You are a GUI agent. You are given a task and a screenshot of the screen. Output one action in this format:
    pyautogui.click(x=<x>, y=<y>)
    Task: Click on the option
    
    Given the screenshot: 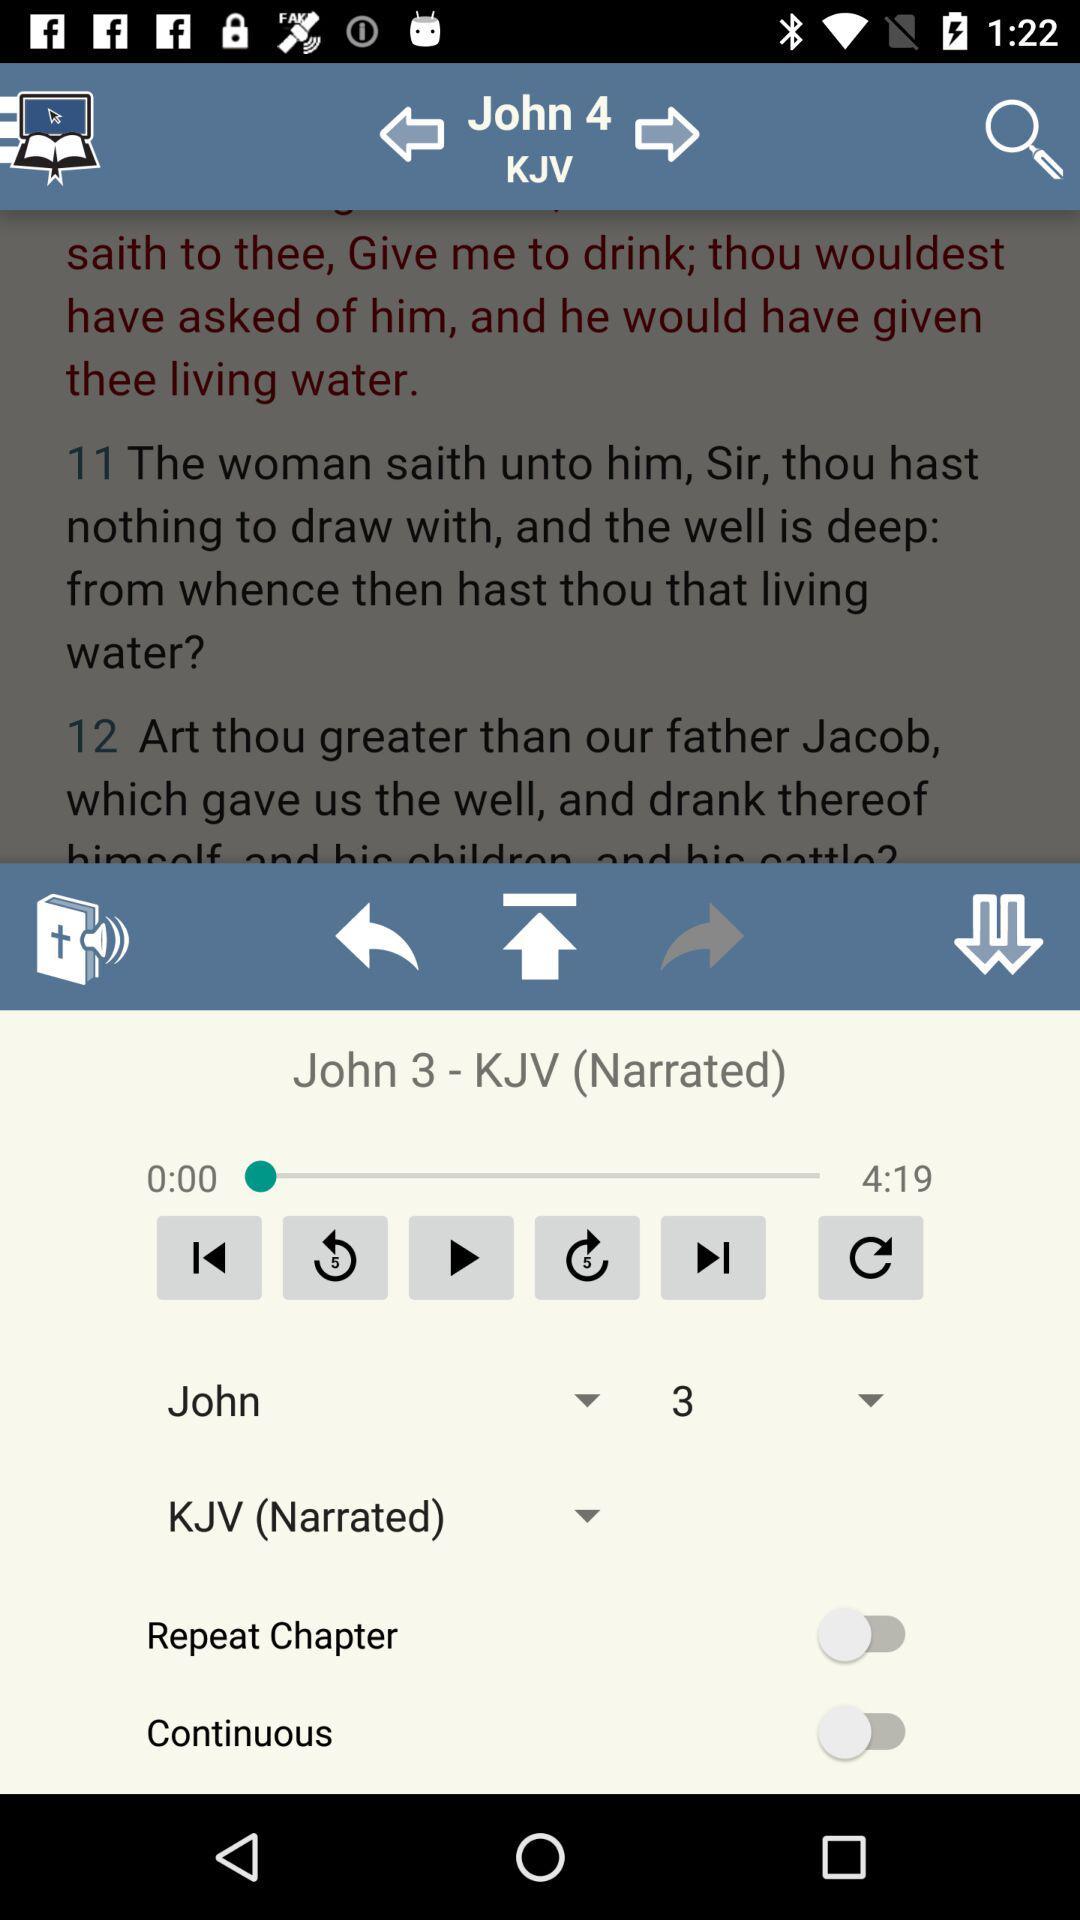 What is the action you would take?
    pyautogui.click(x=461, y=1256)
    